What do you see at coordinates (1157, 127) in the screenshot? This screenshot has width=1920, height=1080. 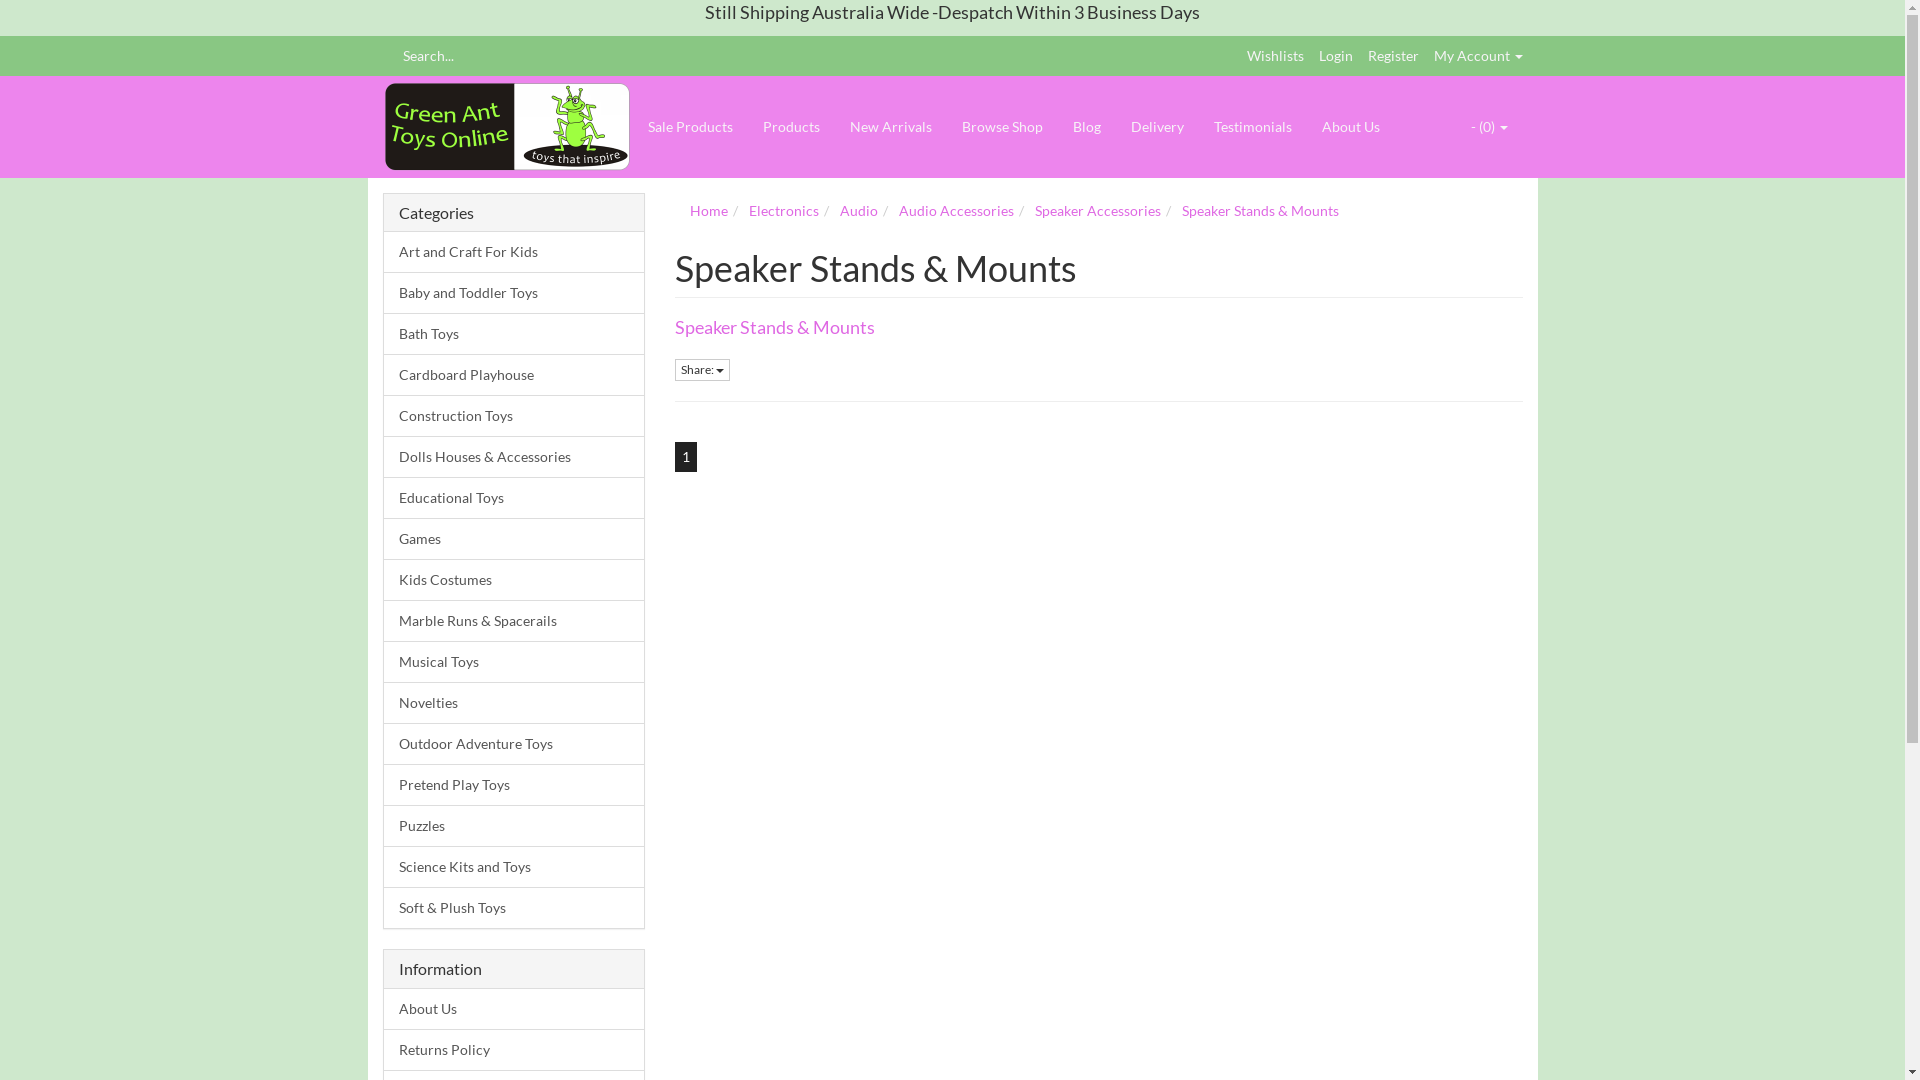 I see `'Delivery'` at bounding box center [1157, 127].